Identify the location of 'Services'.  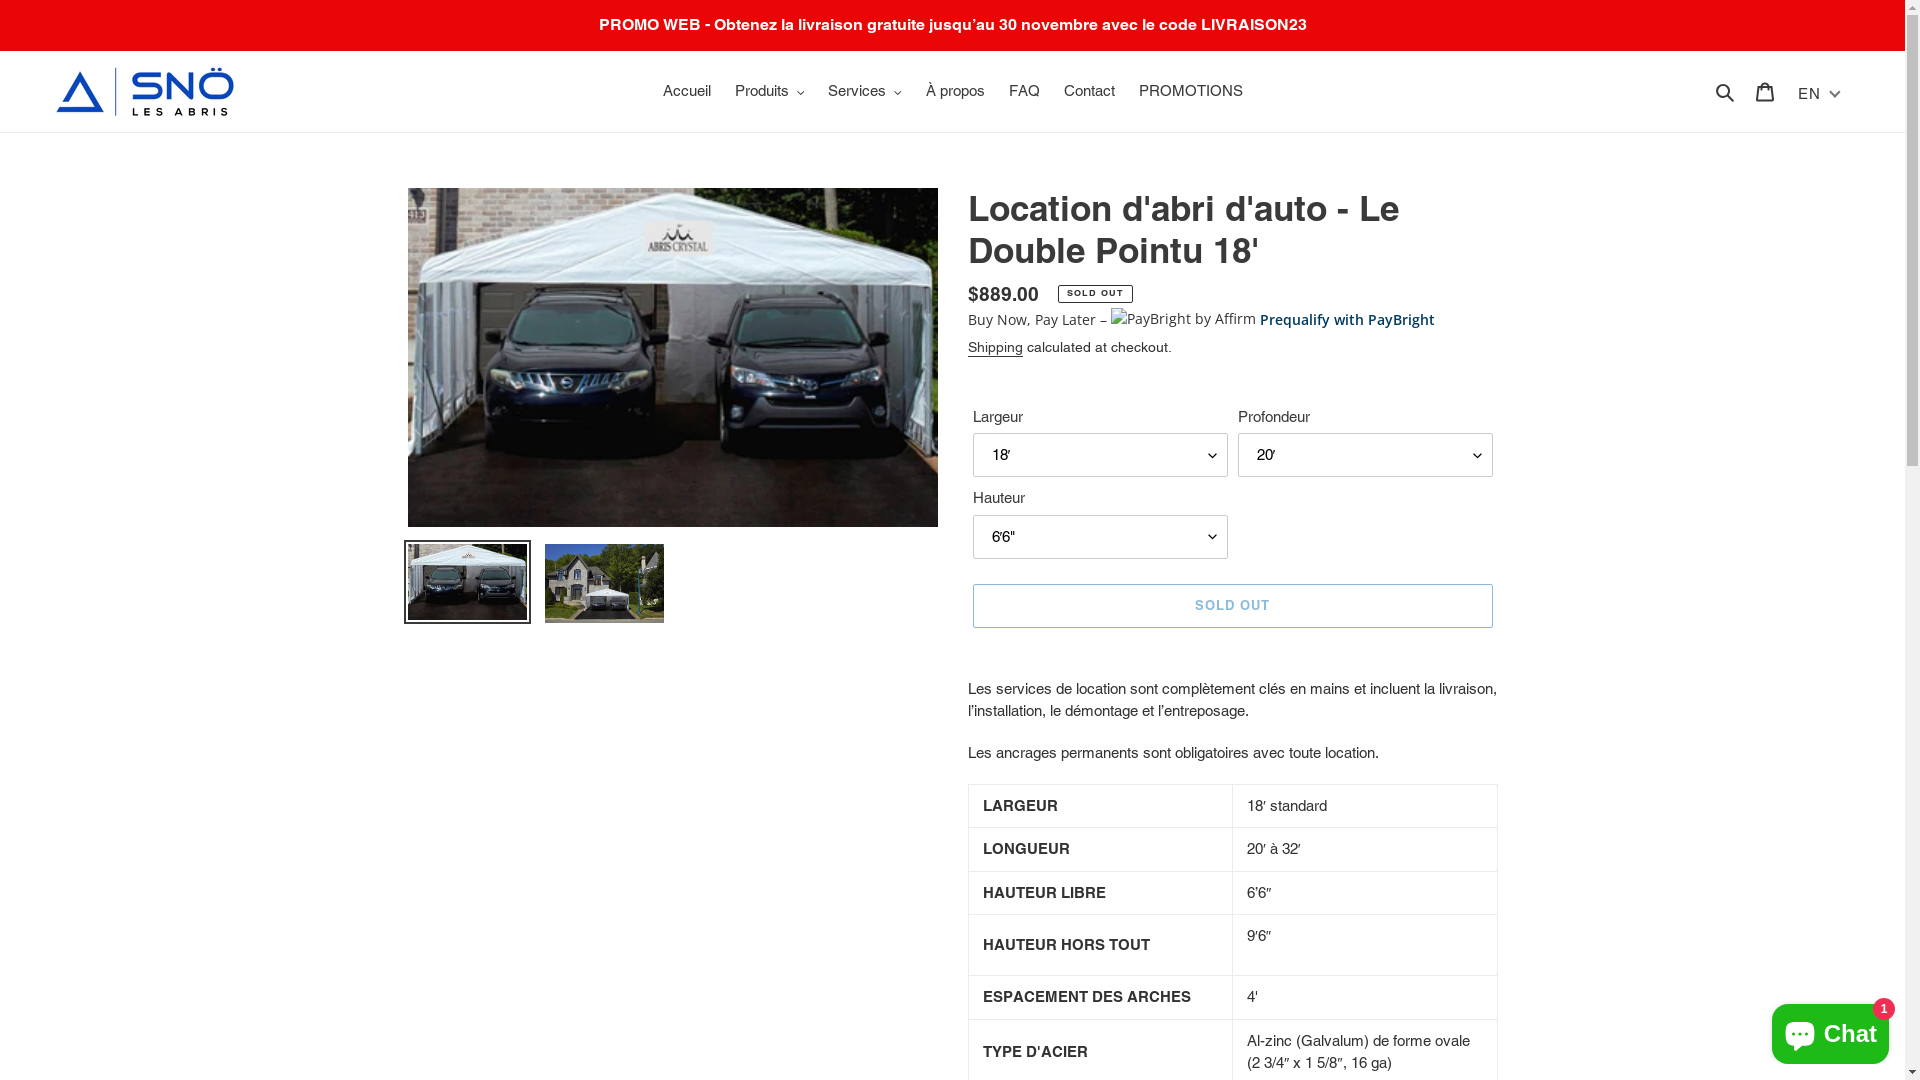
(864, 91).